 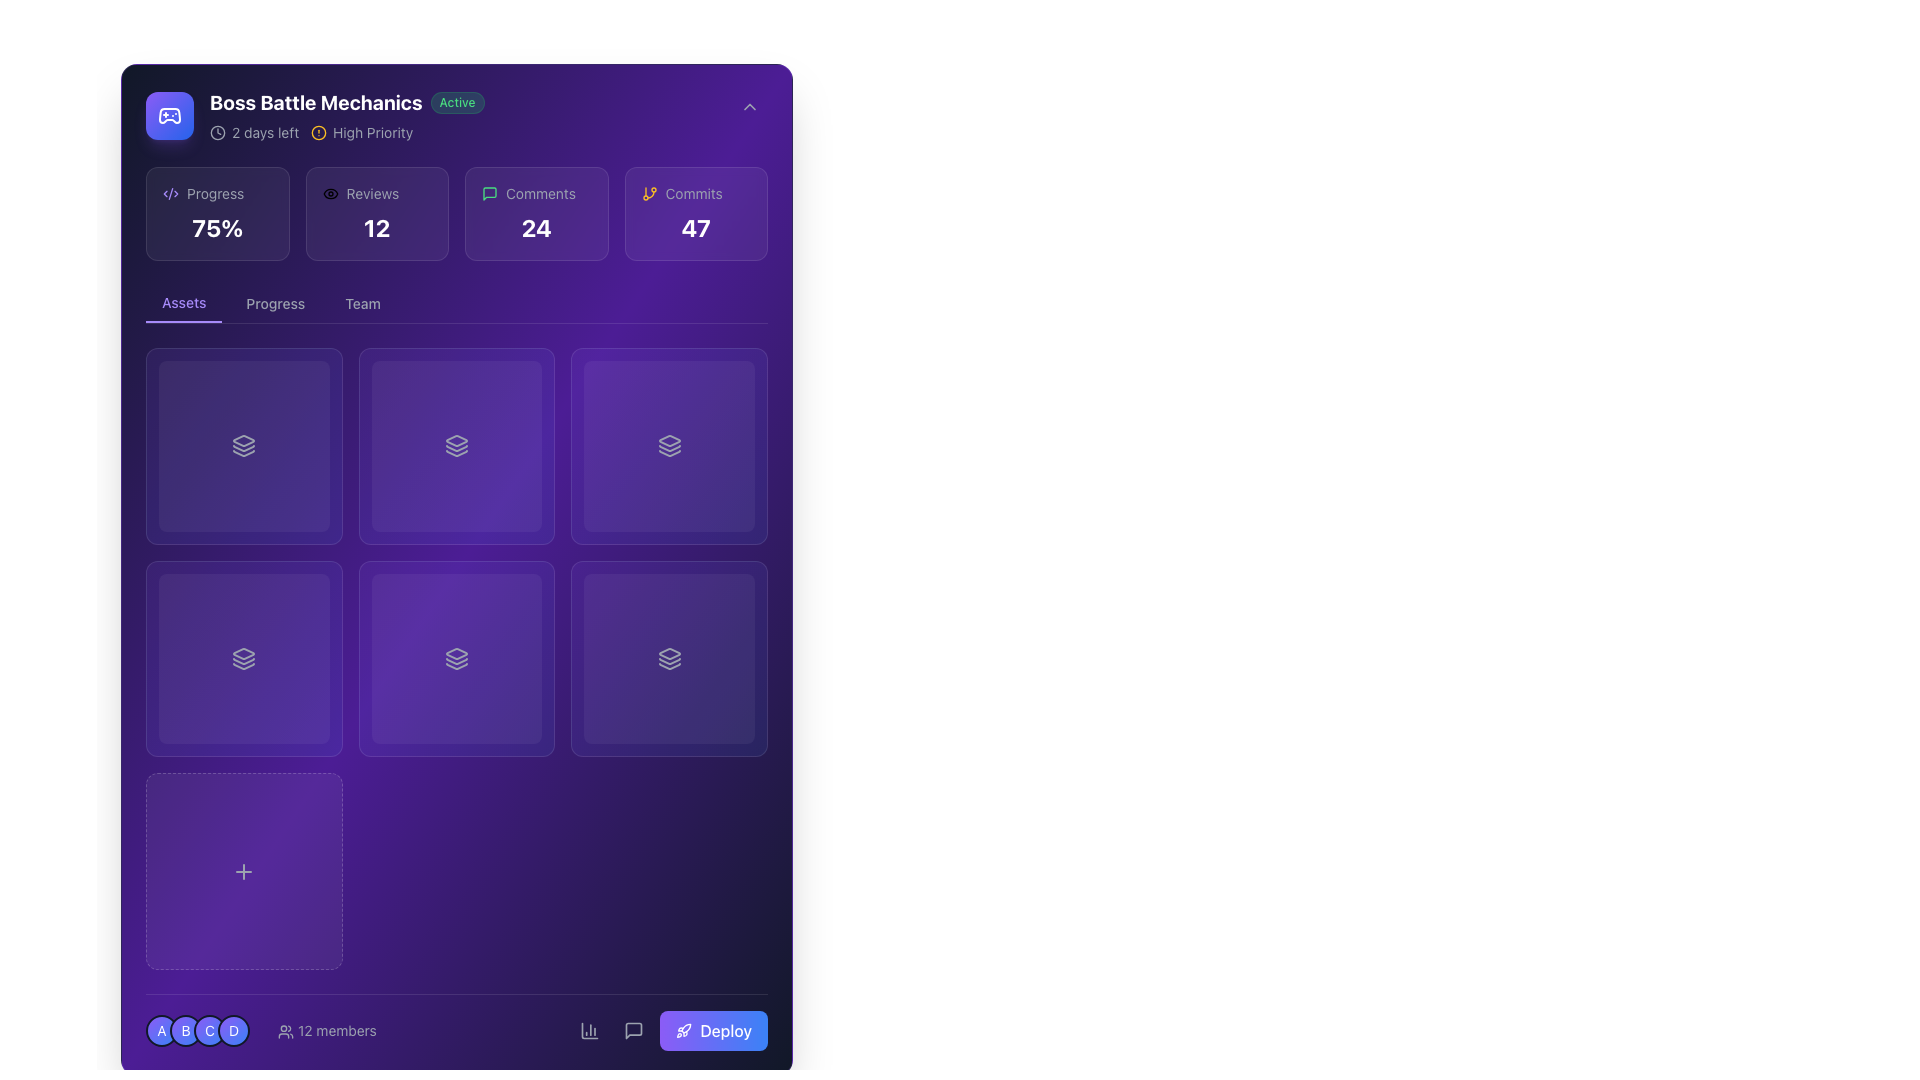 I want to click on the deploy button located at the bottom right corner of the application interface to observe the hover effect, so click(x=455, y=1022).